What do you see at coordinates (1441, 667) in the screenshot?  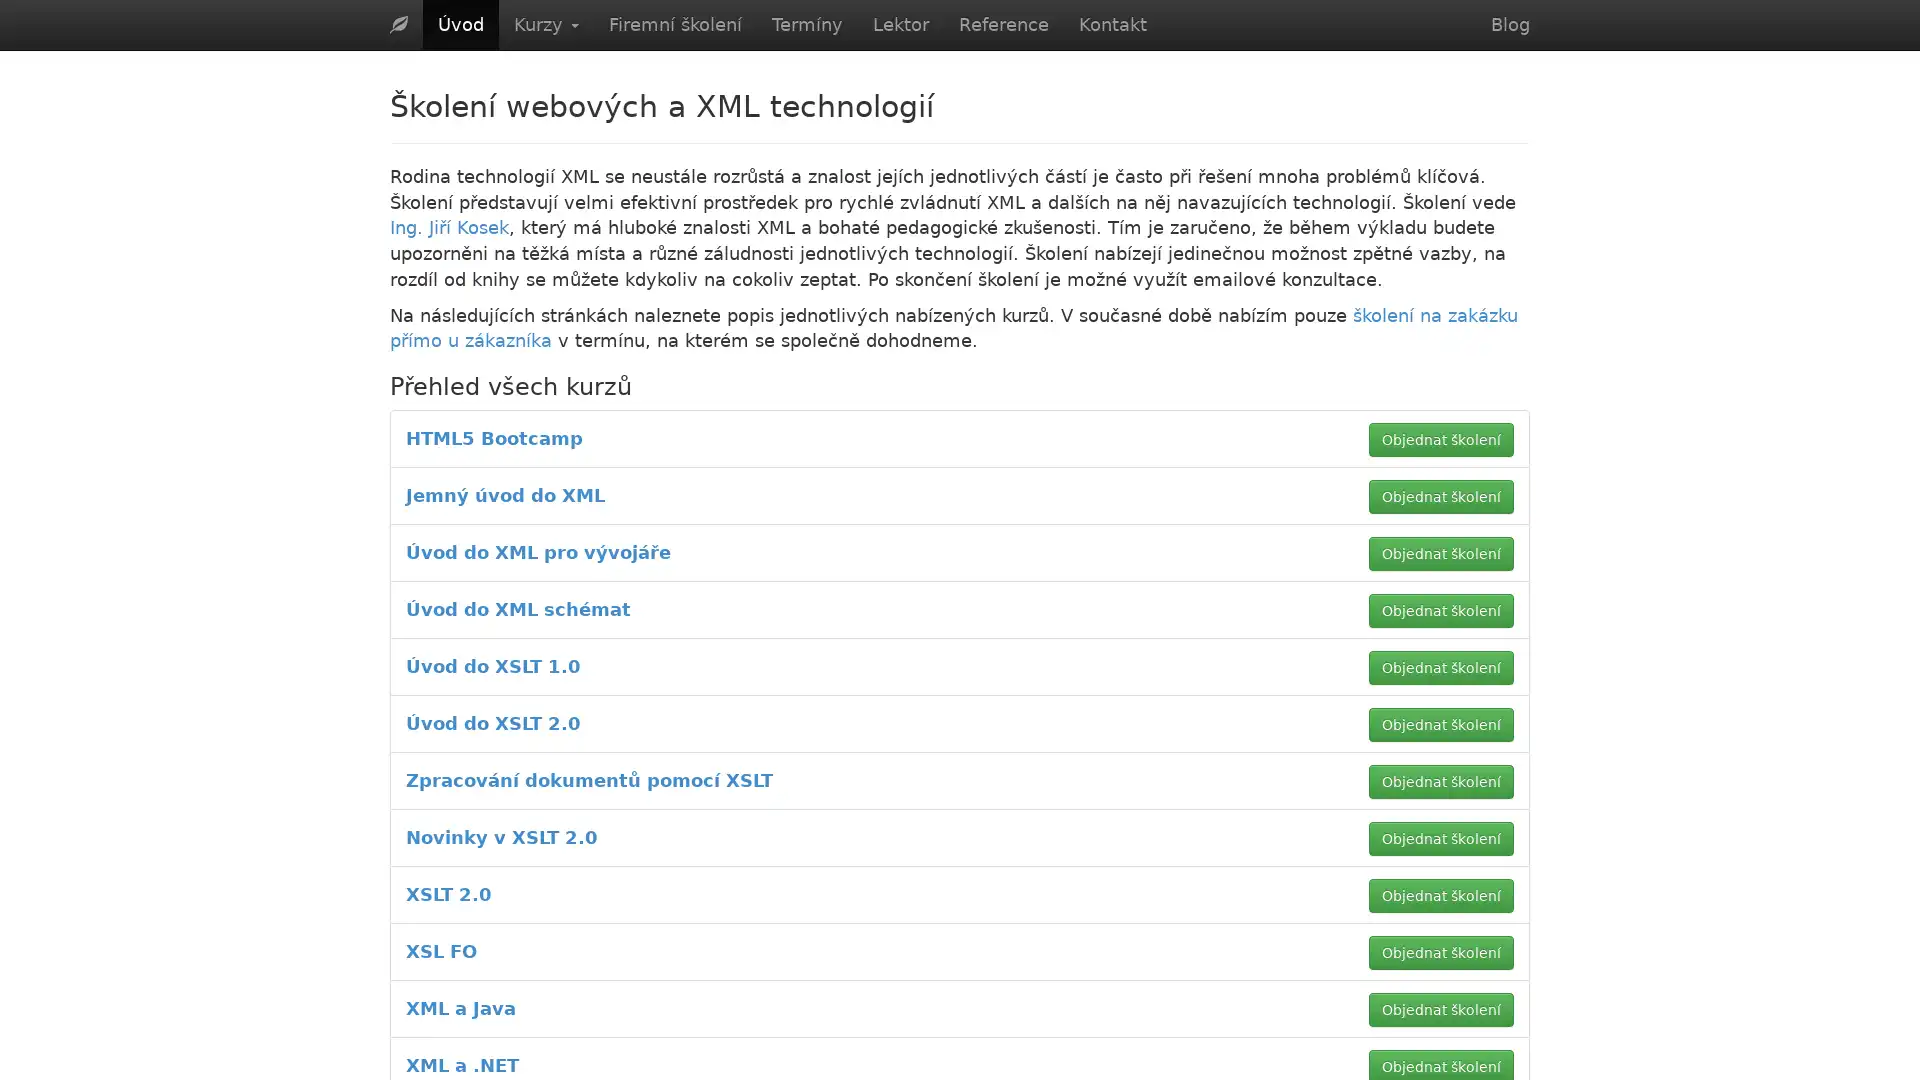 I see `Objednat skoleni` at bounding box center [1441, 667].